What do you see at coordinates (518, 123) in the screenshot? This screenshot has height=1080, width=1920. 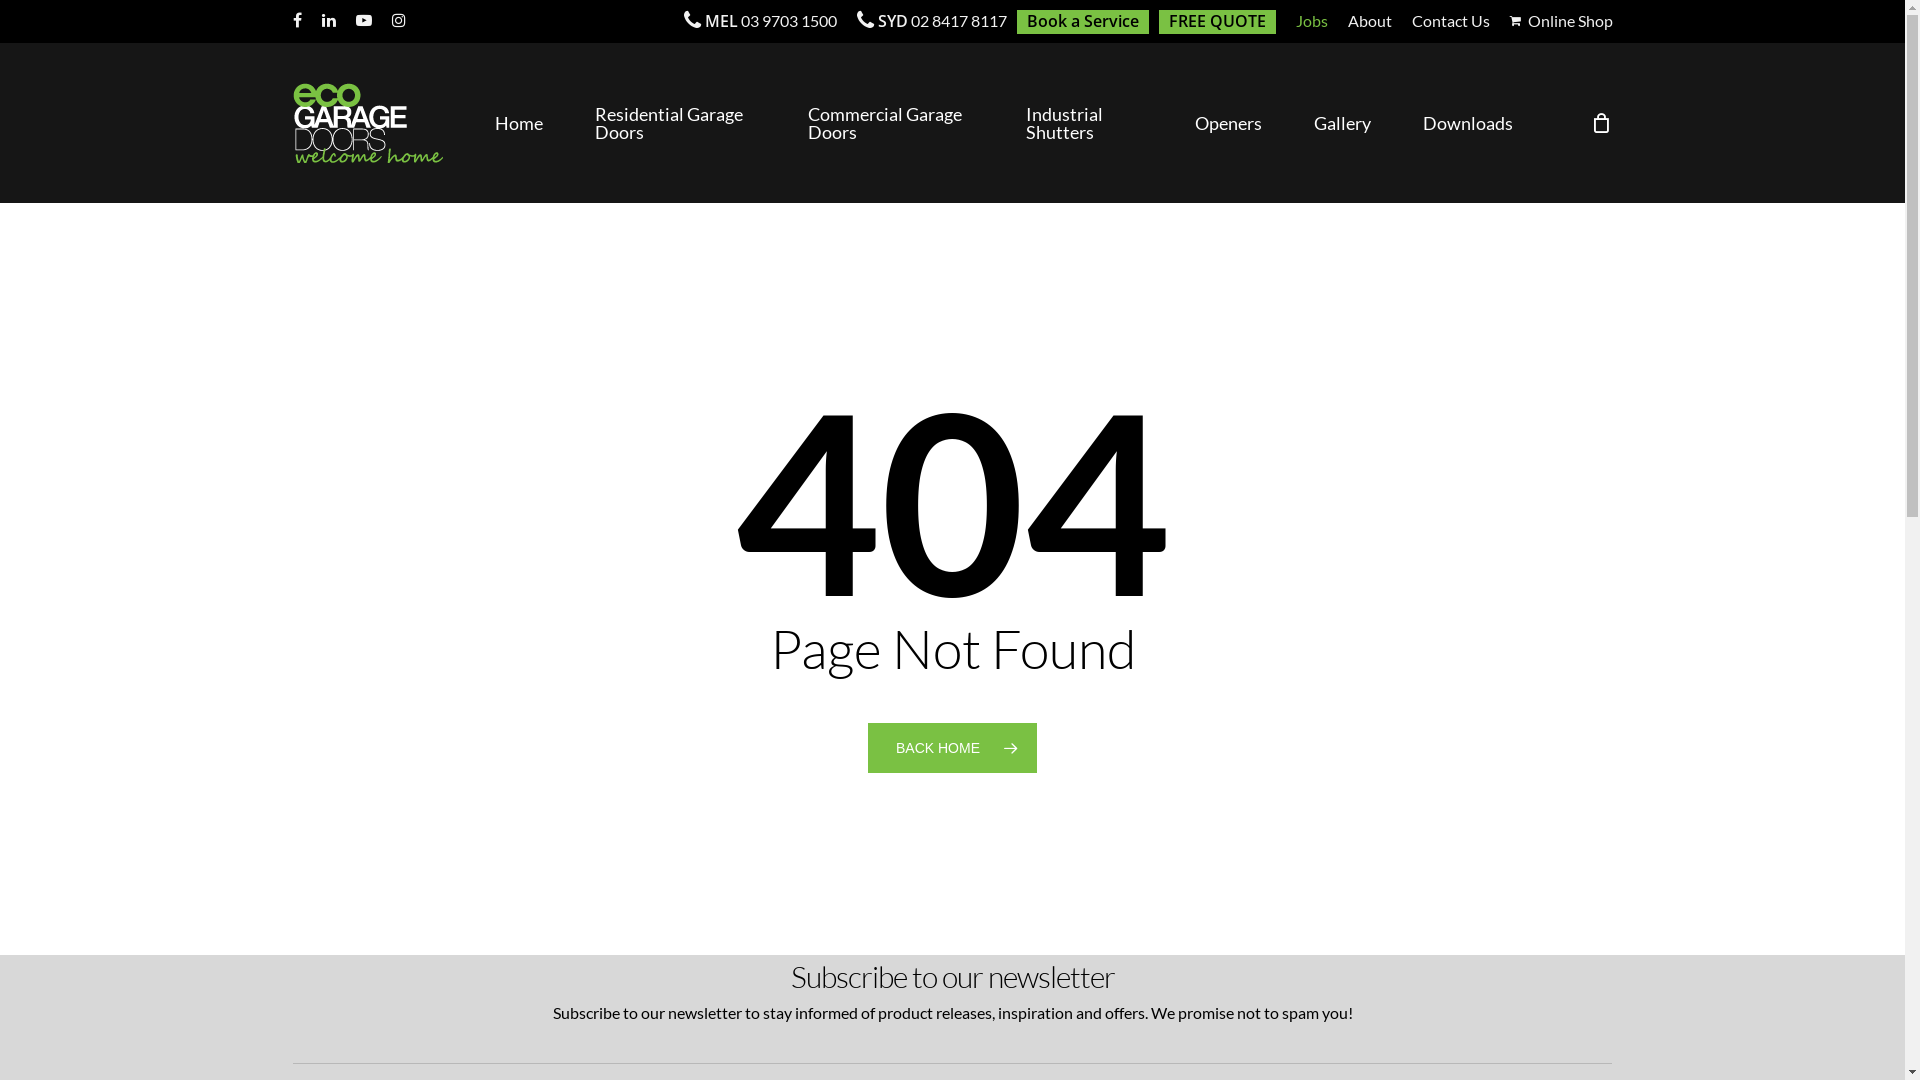 I see `'Home'` at bounding box center [518, 123].